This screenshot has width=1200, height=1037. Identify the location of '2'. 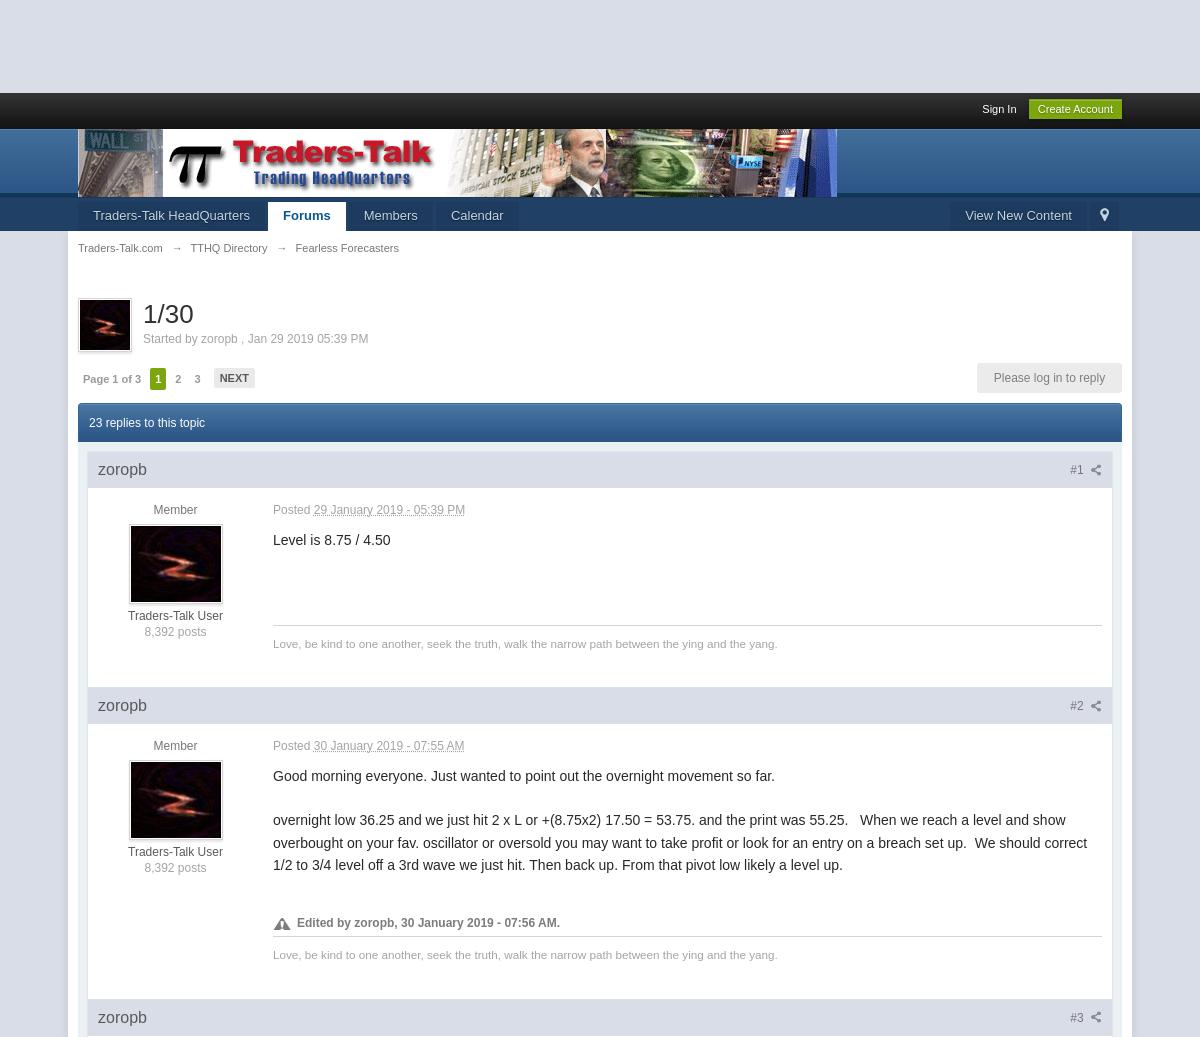
(176, 376).